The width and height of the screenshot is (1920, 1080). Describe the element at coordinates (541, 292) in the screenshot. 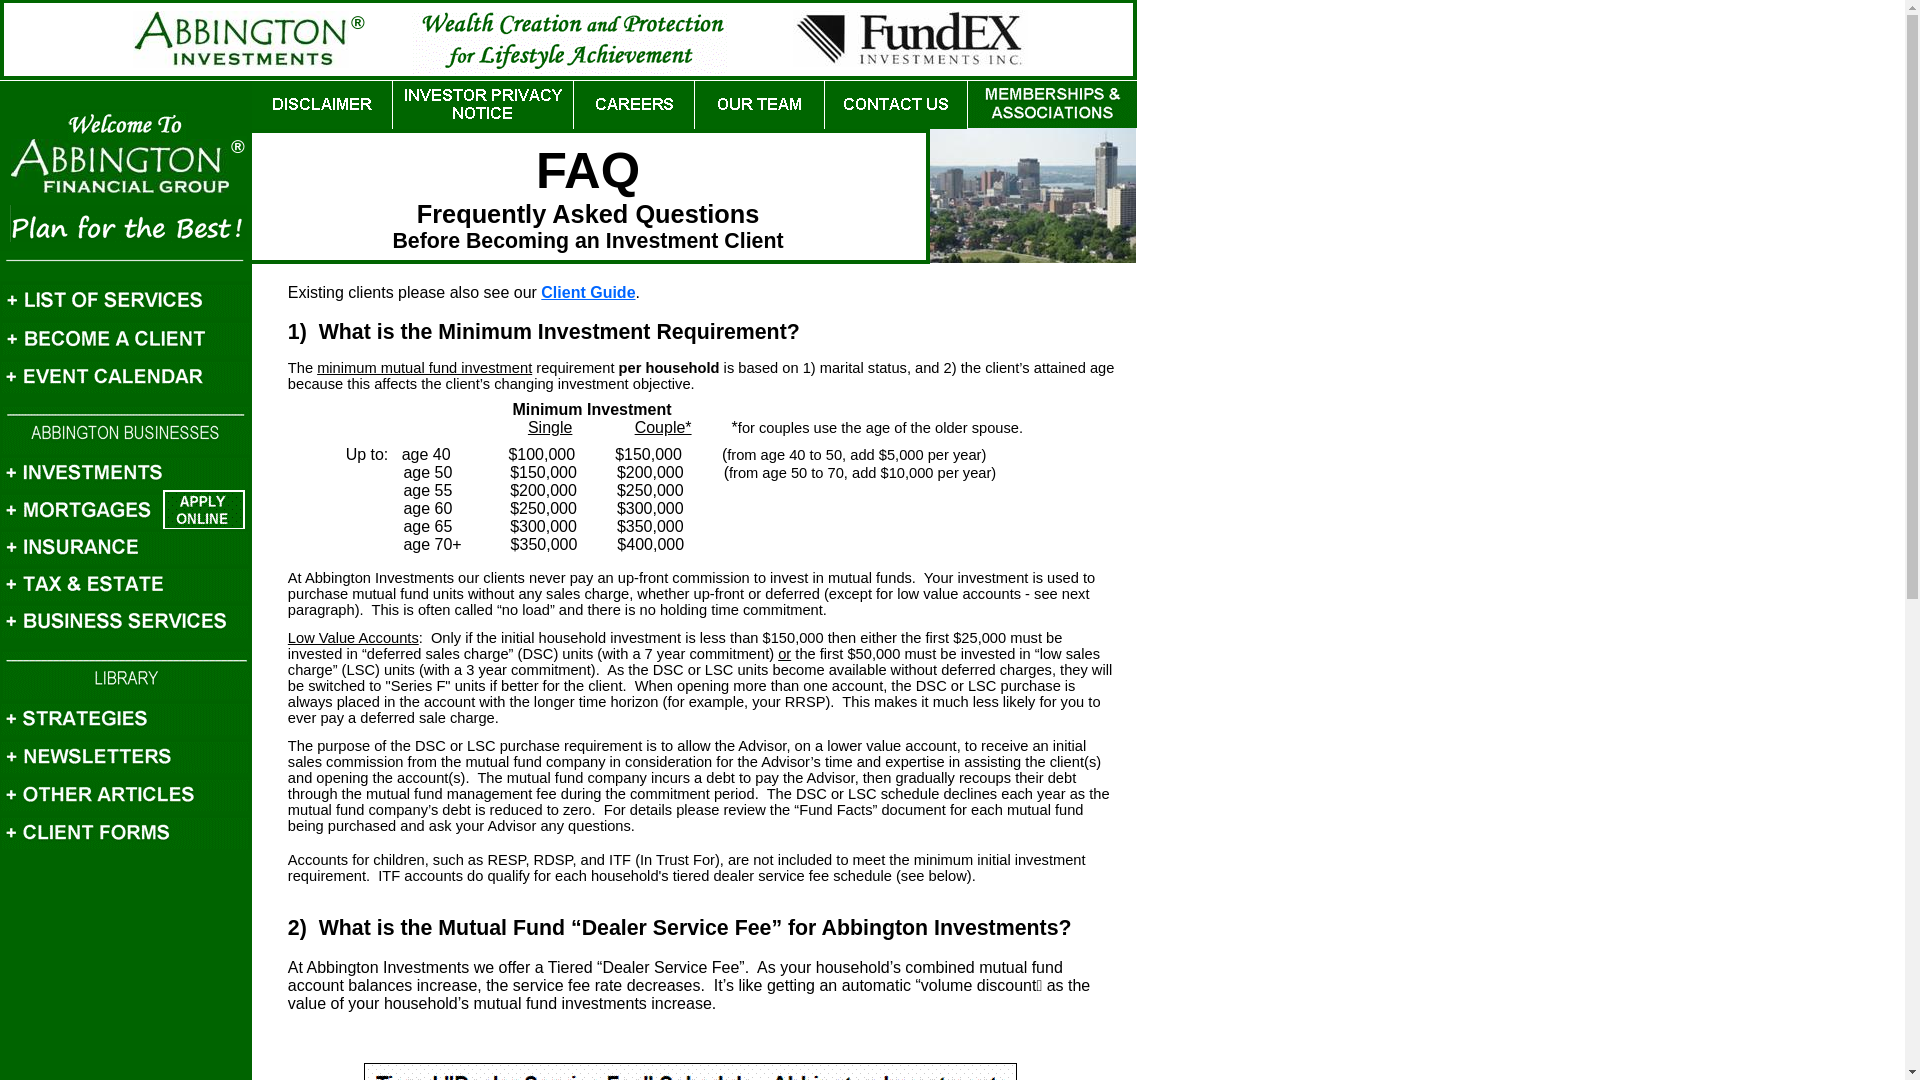

I see `'Client Guide'` at that location.